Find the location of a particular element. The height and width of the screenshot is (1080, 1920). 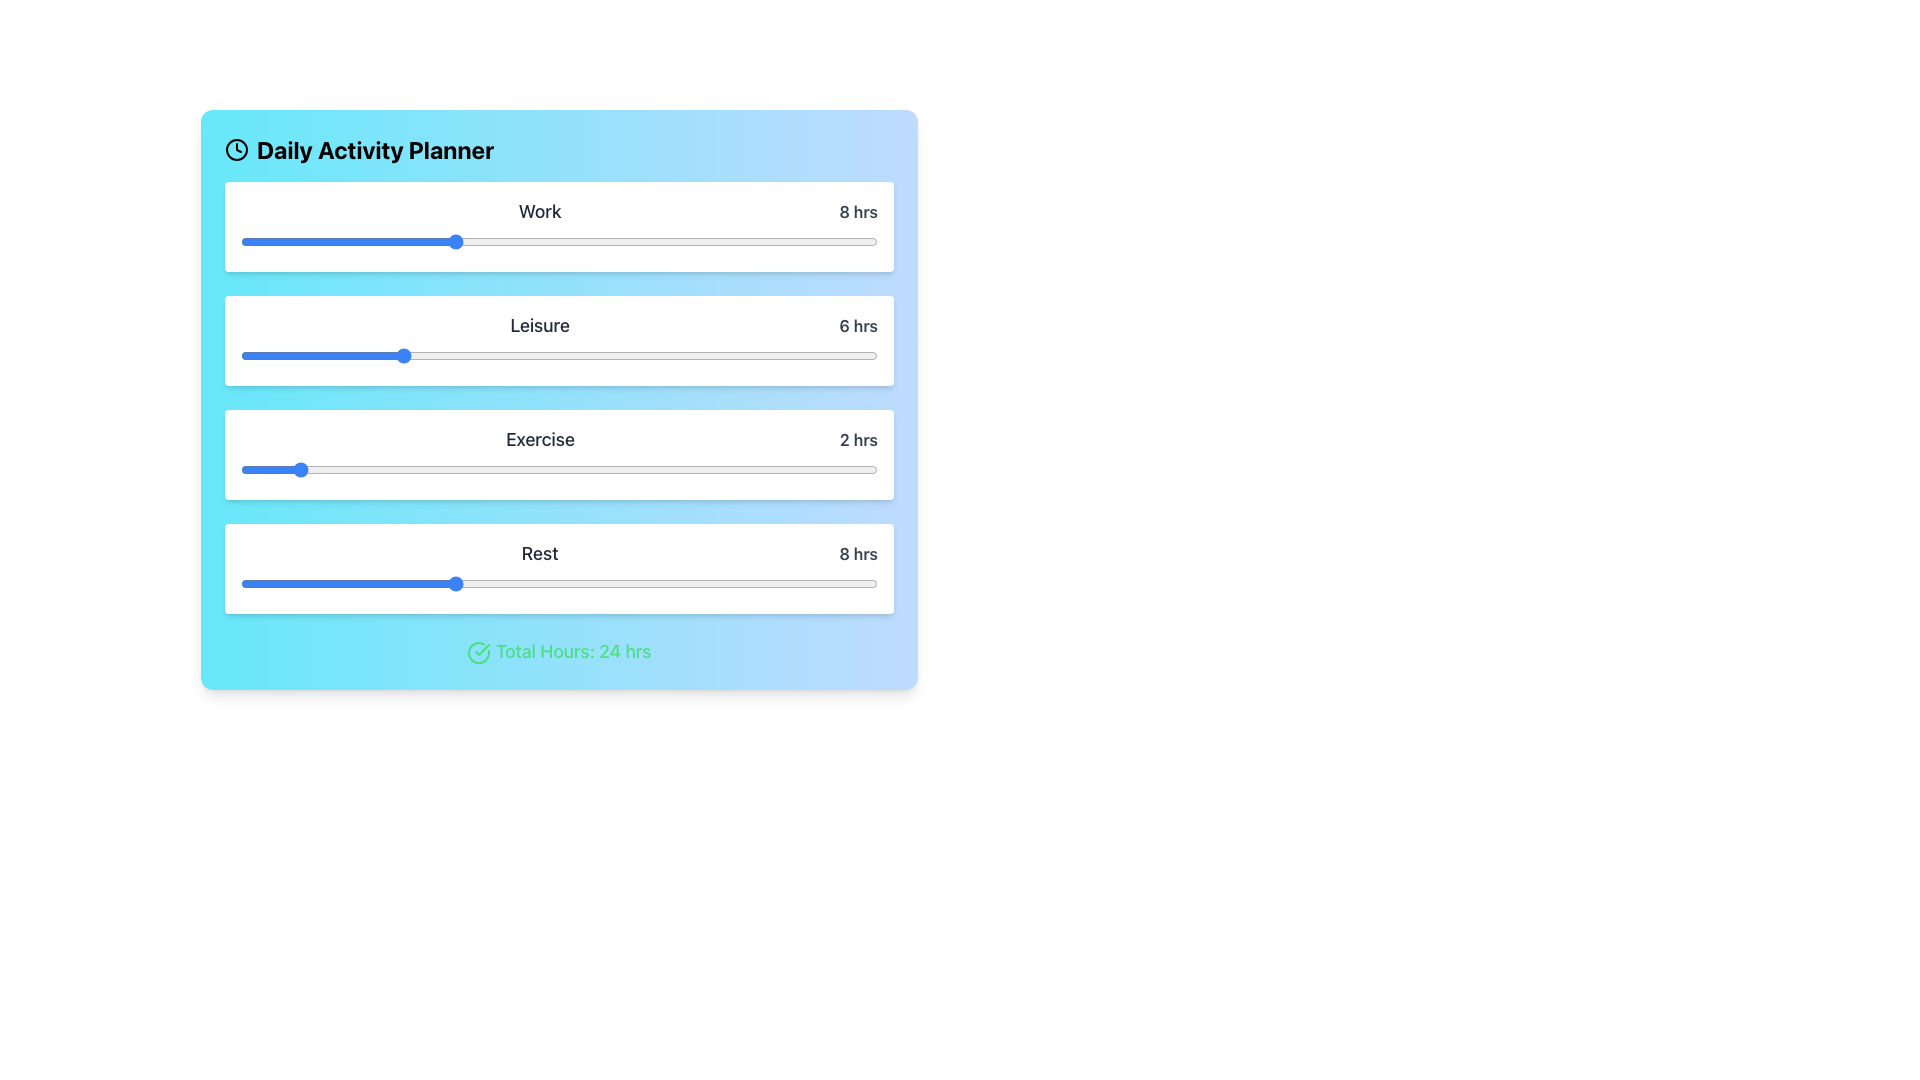

the circular checkmark icon with a green outline located in the bottom section of the interface, slightly left of center, indicating completion or approval is located at coordinates (478, 653).